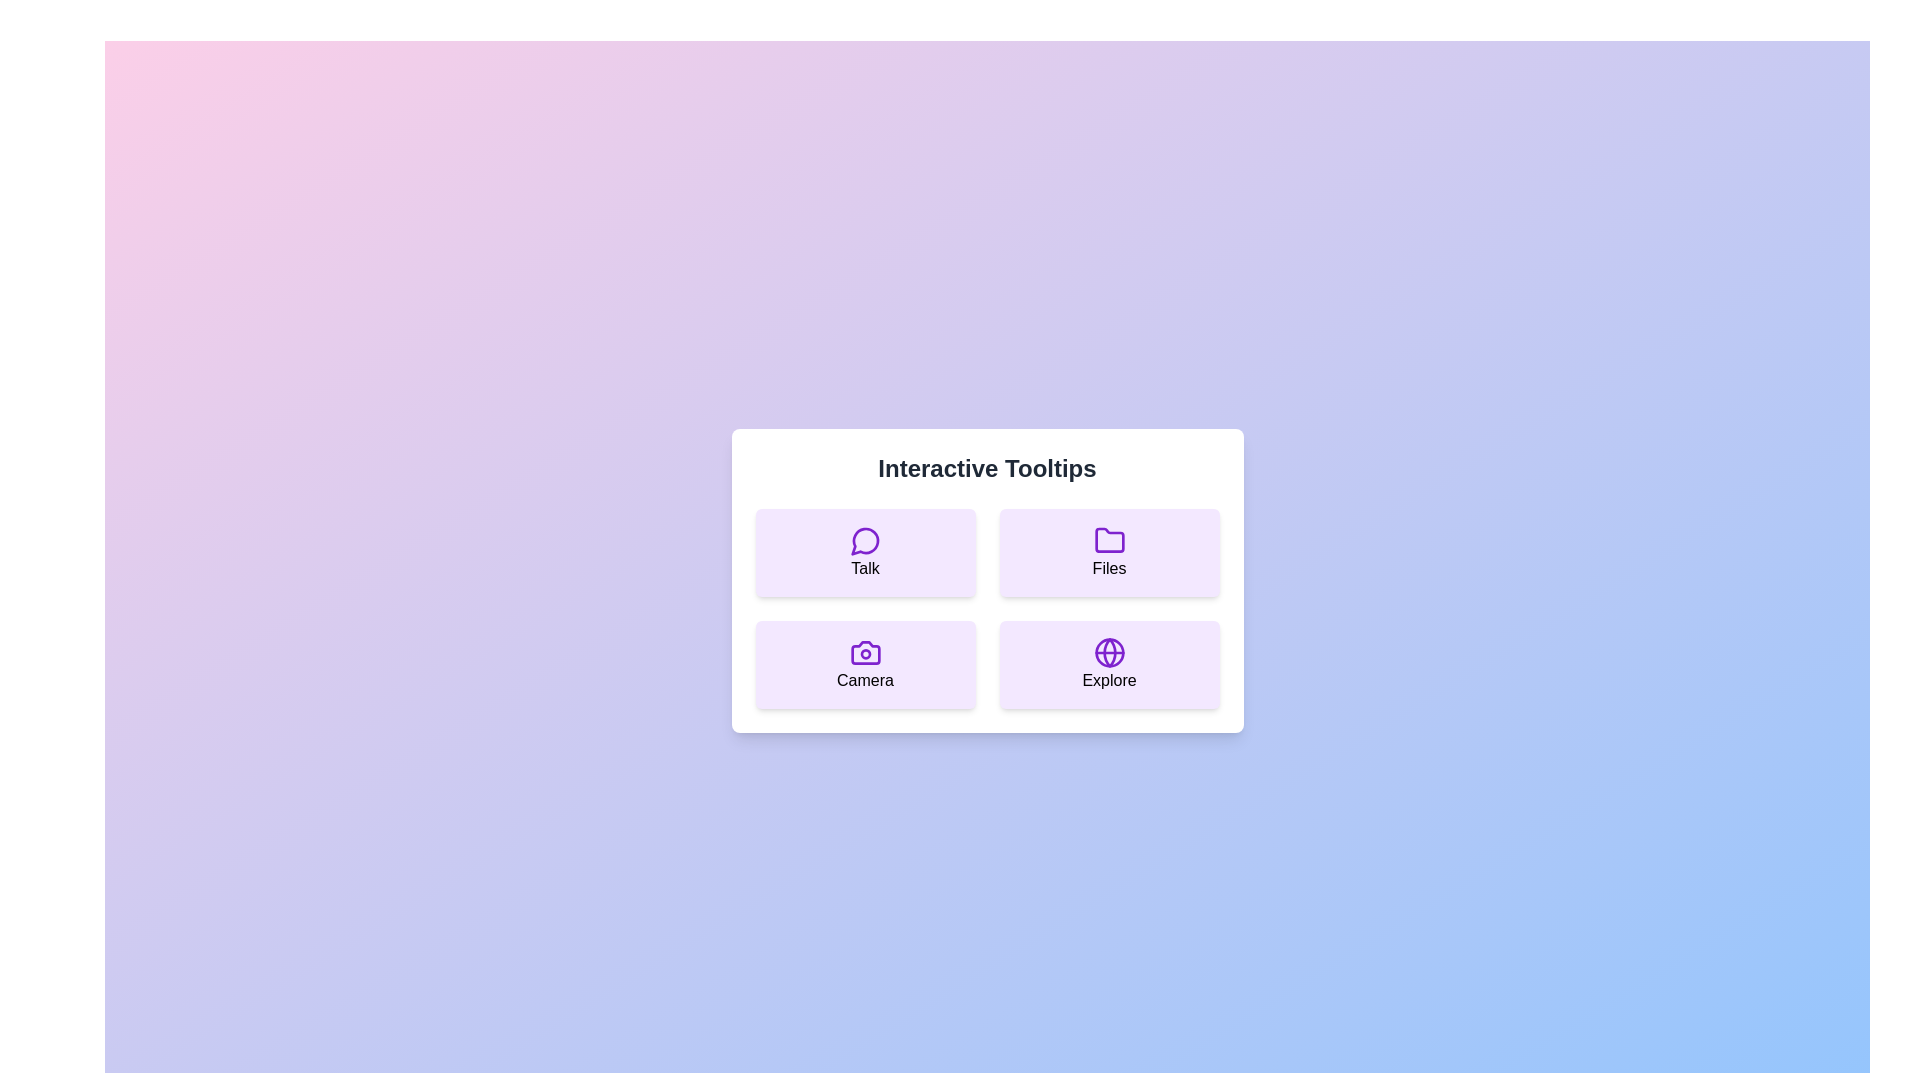 Image resolution: width=1920 pixels, height=1080 pixels. I want to click on text label 'Camera' located at the center-bottom of the interactive tooltips card in the bottom-left quadrant of the interface, so click(865, 680).